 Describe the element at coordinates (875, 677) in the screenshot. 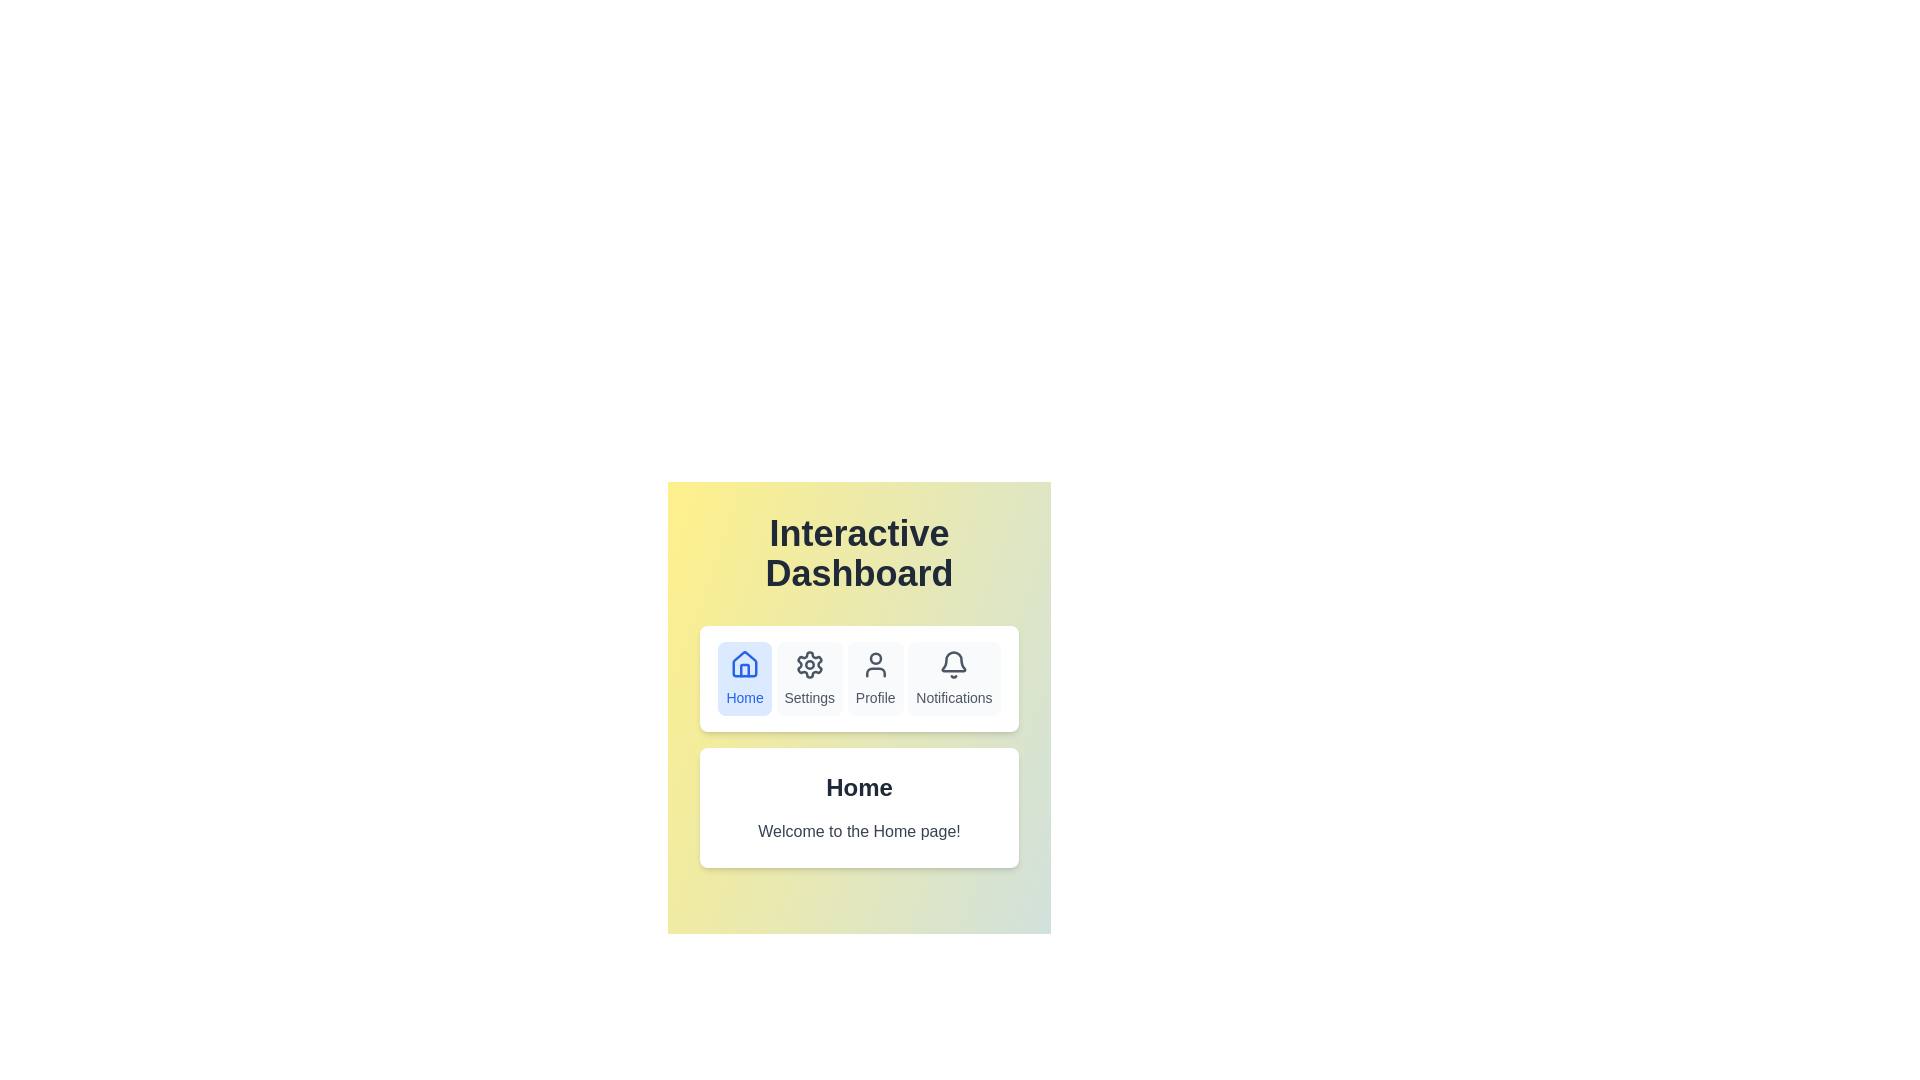

I see `the Profile tab in the navigation bar` at that location.